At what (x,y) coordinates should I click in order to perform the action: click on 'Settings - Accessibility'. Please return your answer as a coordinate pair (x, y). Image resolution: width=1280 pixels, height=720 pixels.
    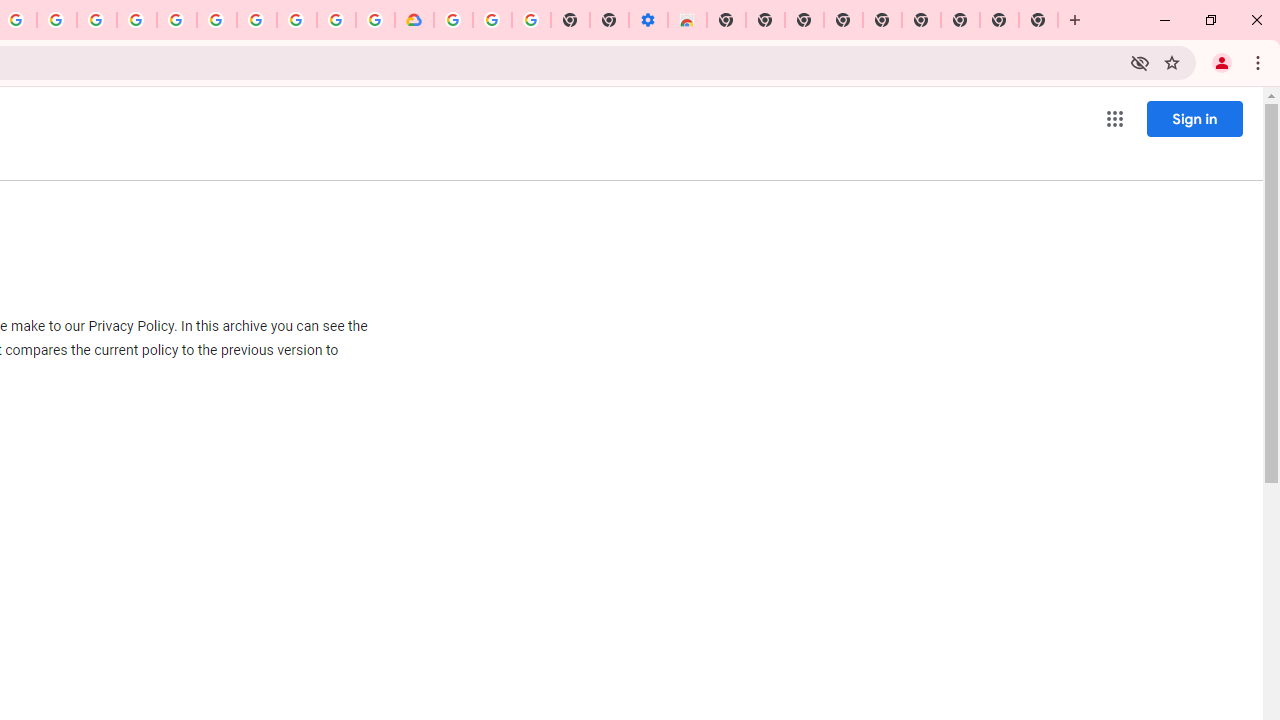
    Looking at the image, I should click on (648, 20).